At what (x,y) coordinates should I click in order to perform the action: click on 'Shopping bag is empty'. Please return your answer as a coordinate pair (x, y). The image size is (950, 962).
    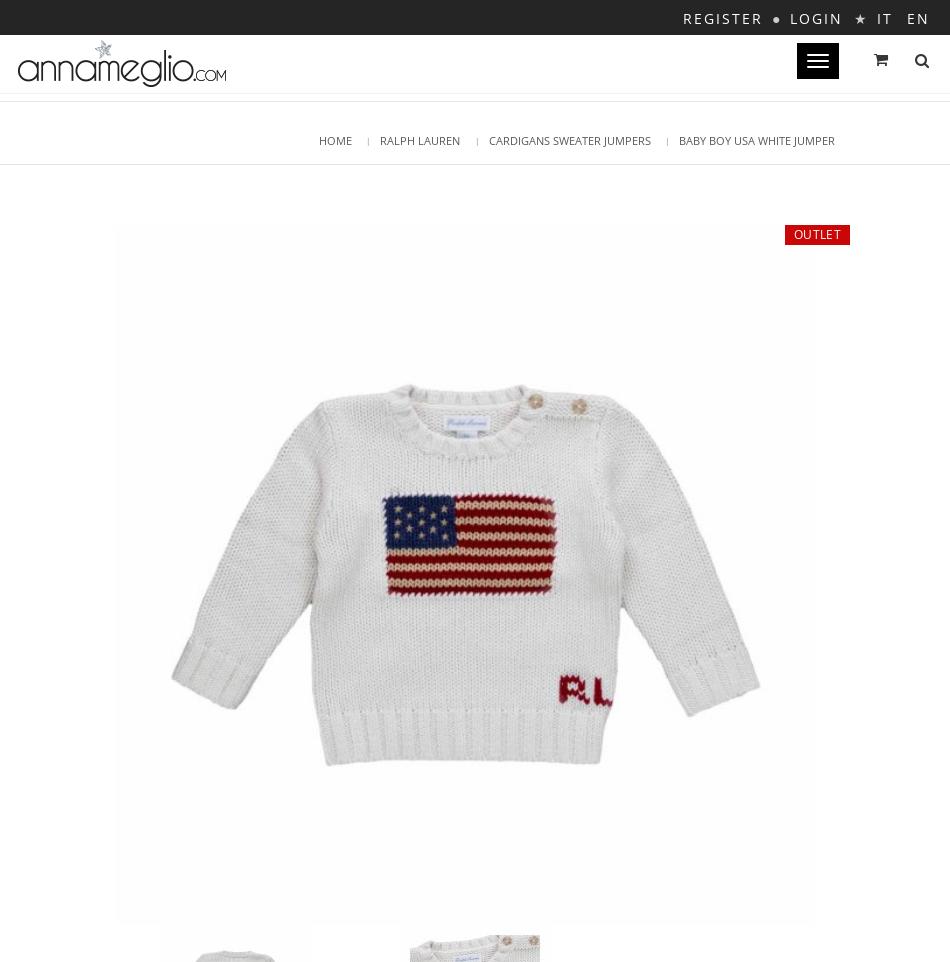
    Looking at the image, I should click on (757, 138).